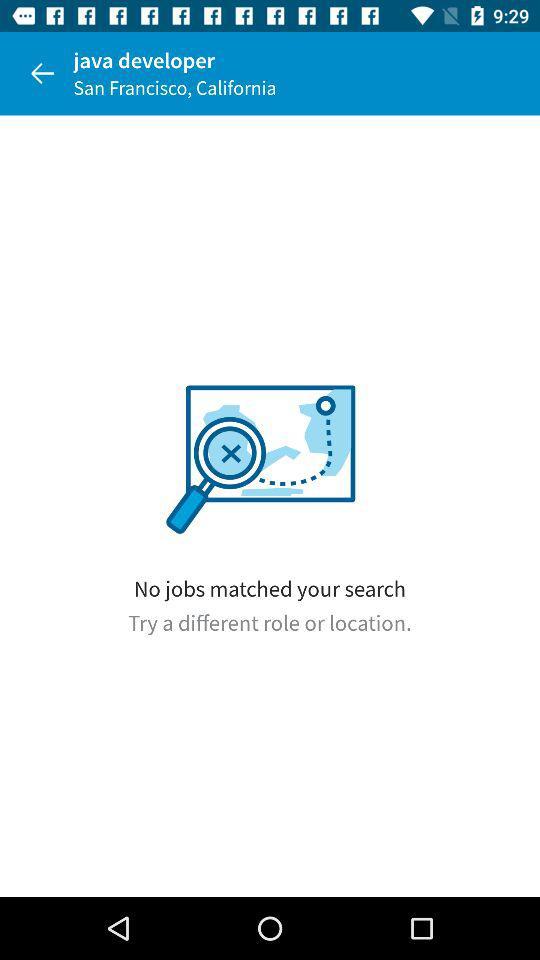 This screenshot has height=960, width=540. Describe the element at coordinates (42, 73) in the screenshot. I see `item to the left of the java developer icon` at that location.